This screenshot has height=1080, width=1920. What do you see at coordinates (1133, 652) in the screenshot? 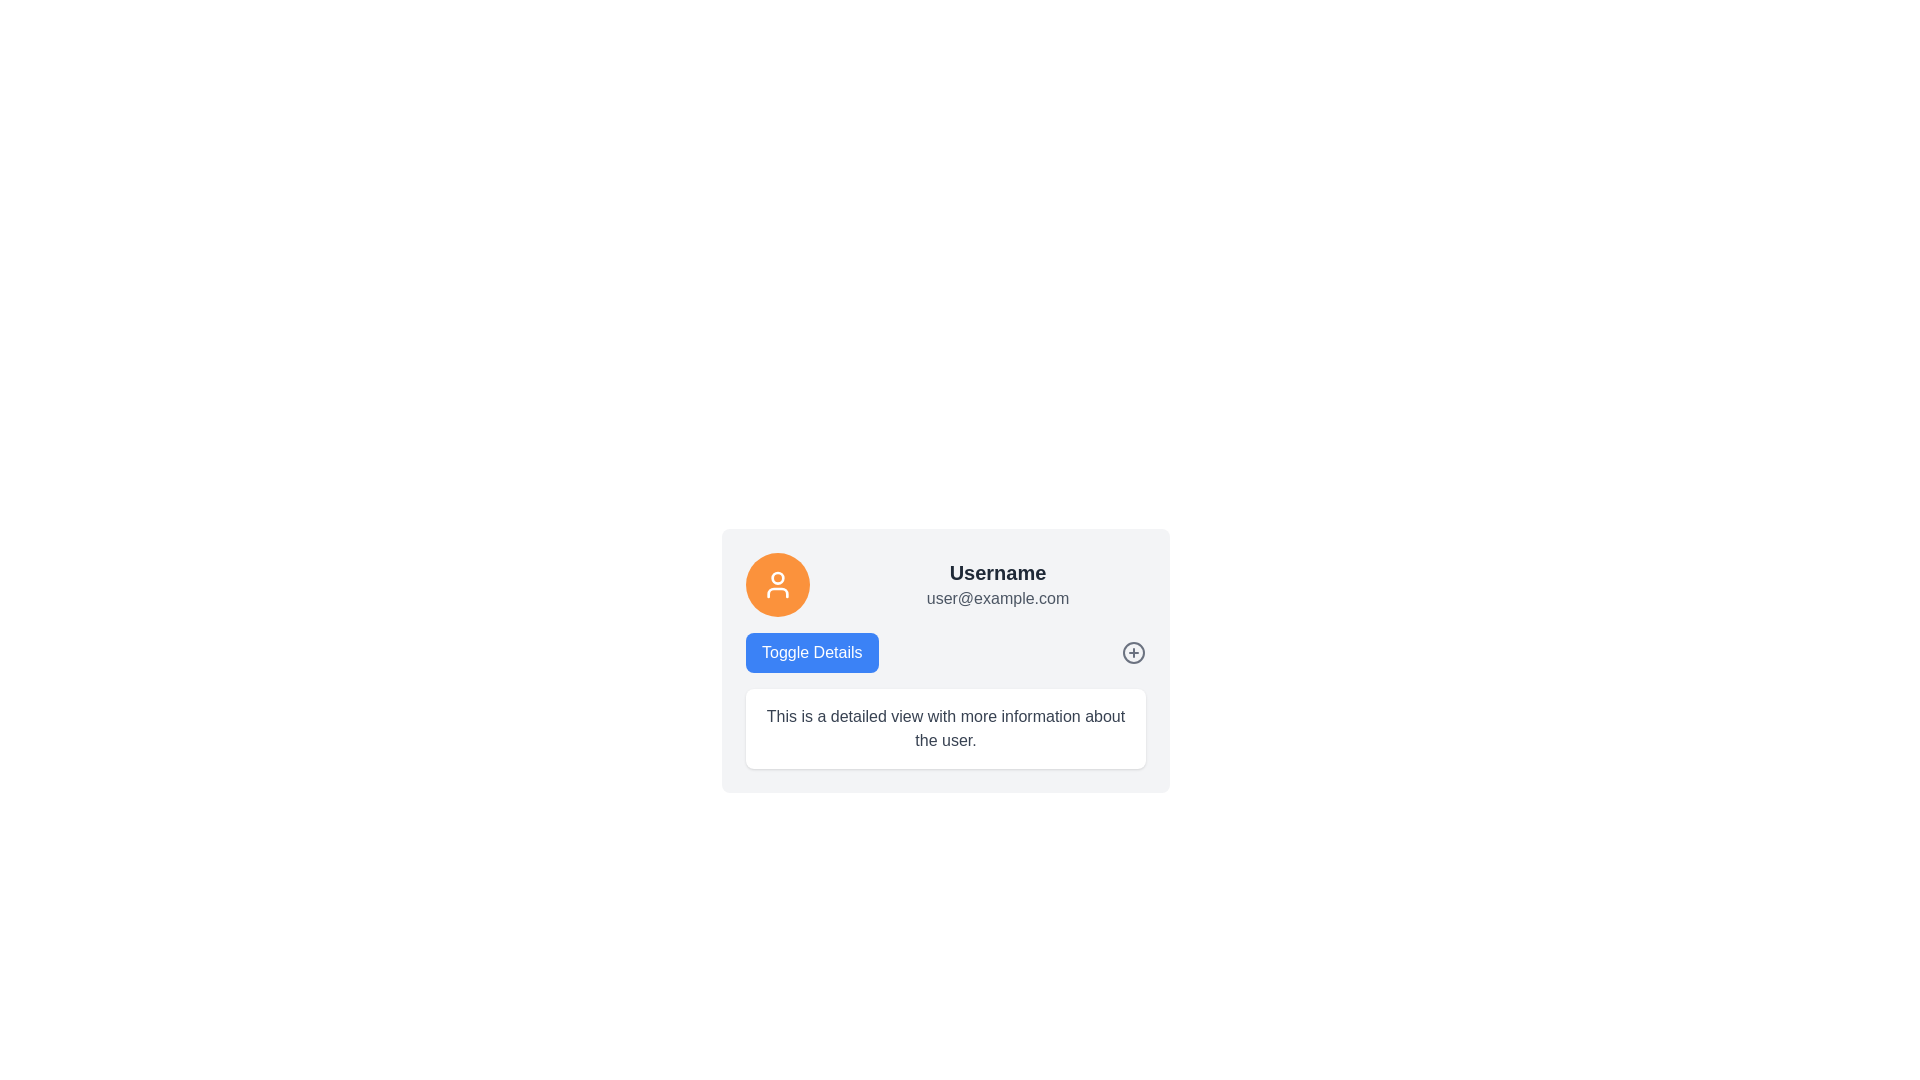
I see `the outer border of the plus-circle icon, which is a filled circular shape in the user profile card interface` at bounding box center [1133, 652].